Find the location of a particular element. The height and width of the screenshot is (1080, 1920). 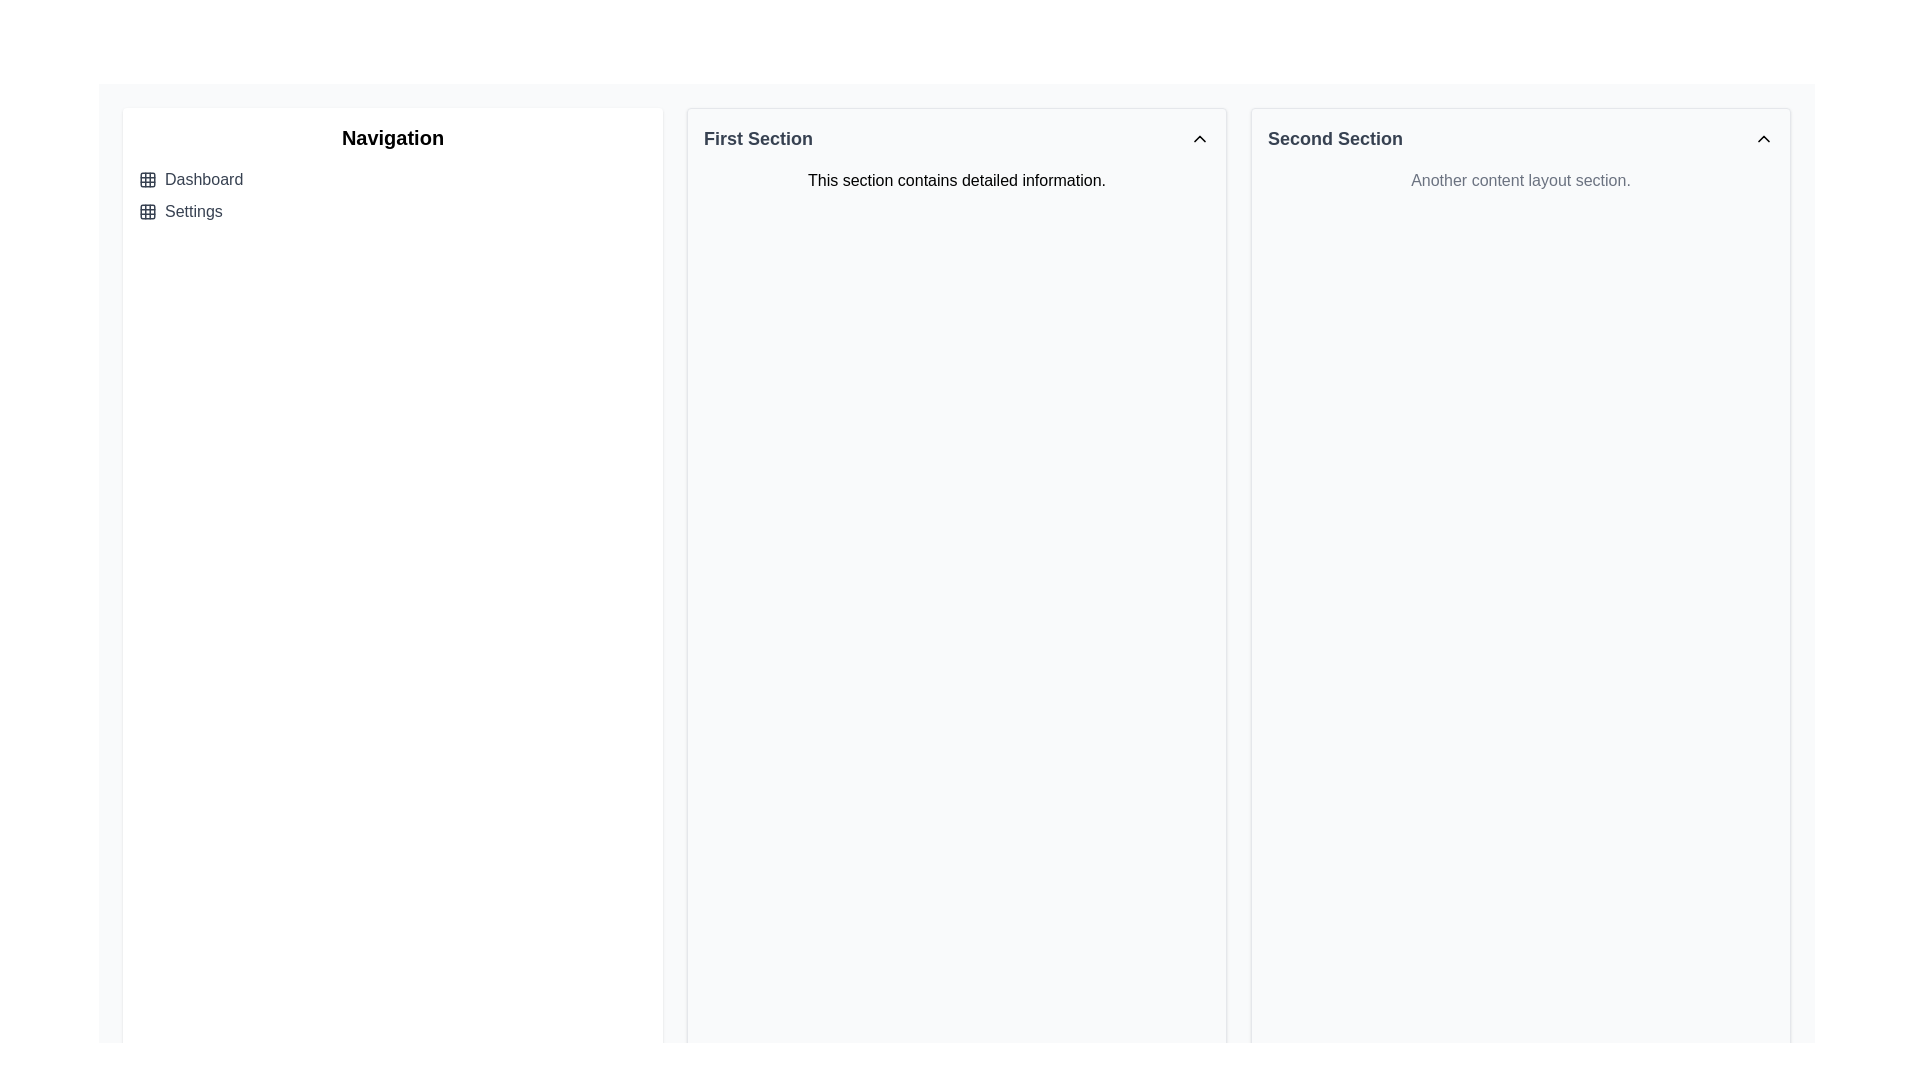

the chevron-up icon located in the top-right corner of the 'First Section' heading area is located at coordinates (1200, 137).